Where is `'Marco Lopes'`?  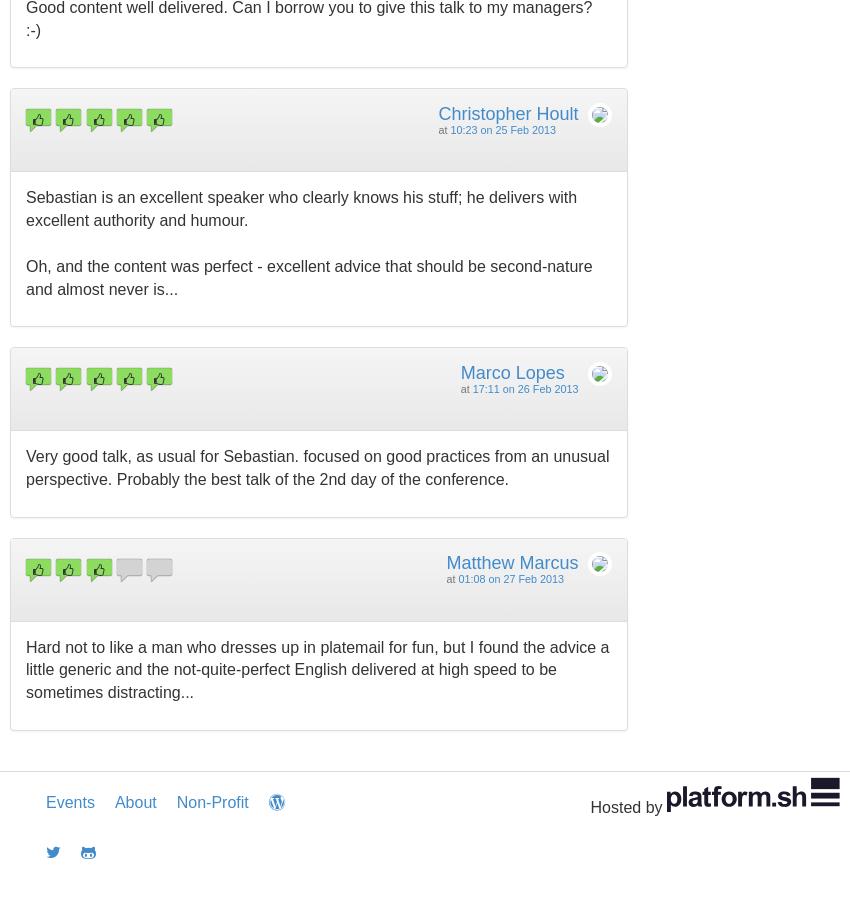 'Marco Lopes' is located at coordinates (459, 372).